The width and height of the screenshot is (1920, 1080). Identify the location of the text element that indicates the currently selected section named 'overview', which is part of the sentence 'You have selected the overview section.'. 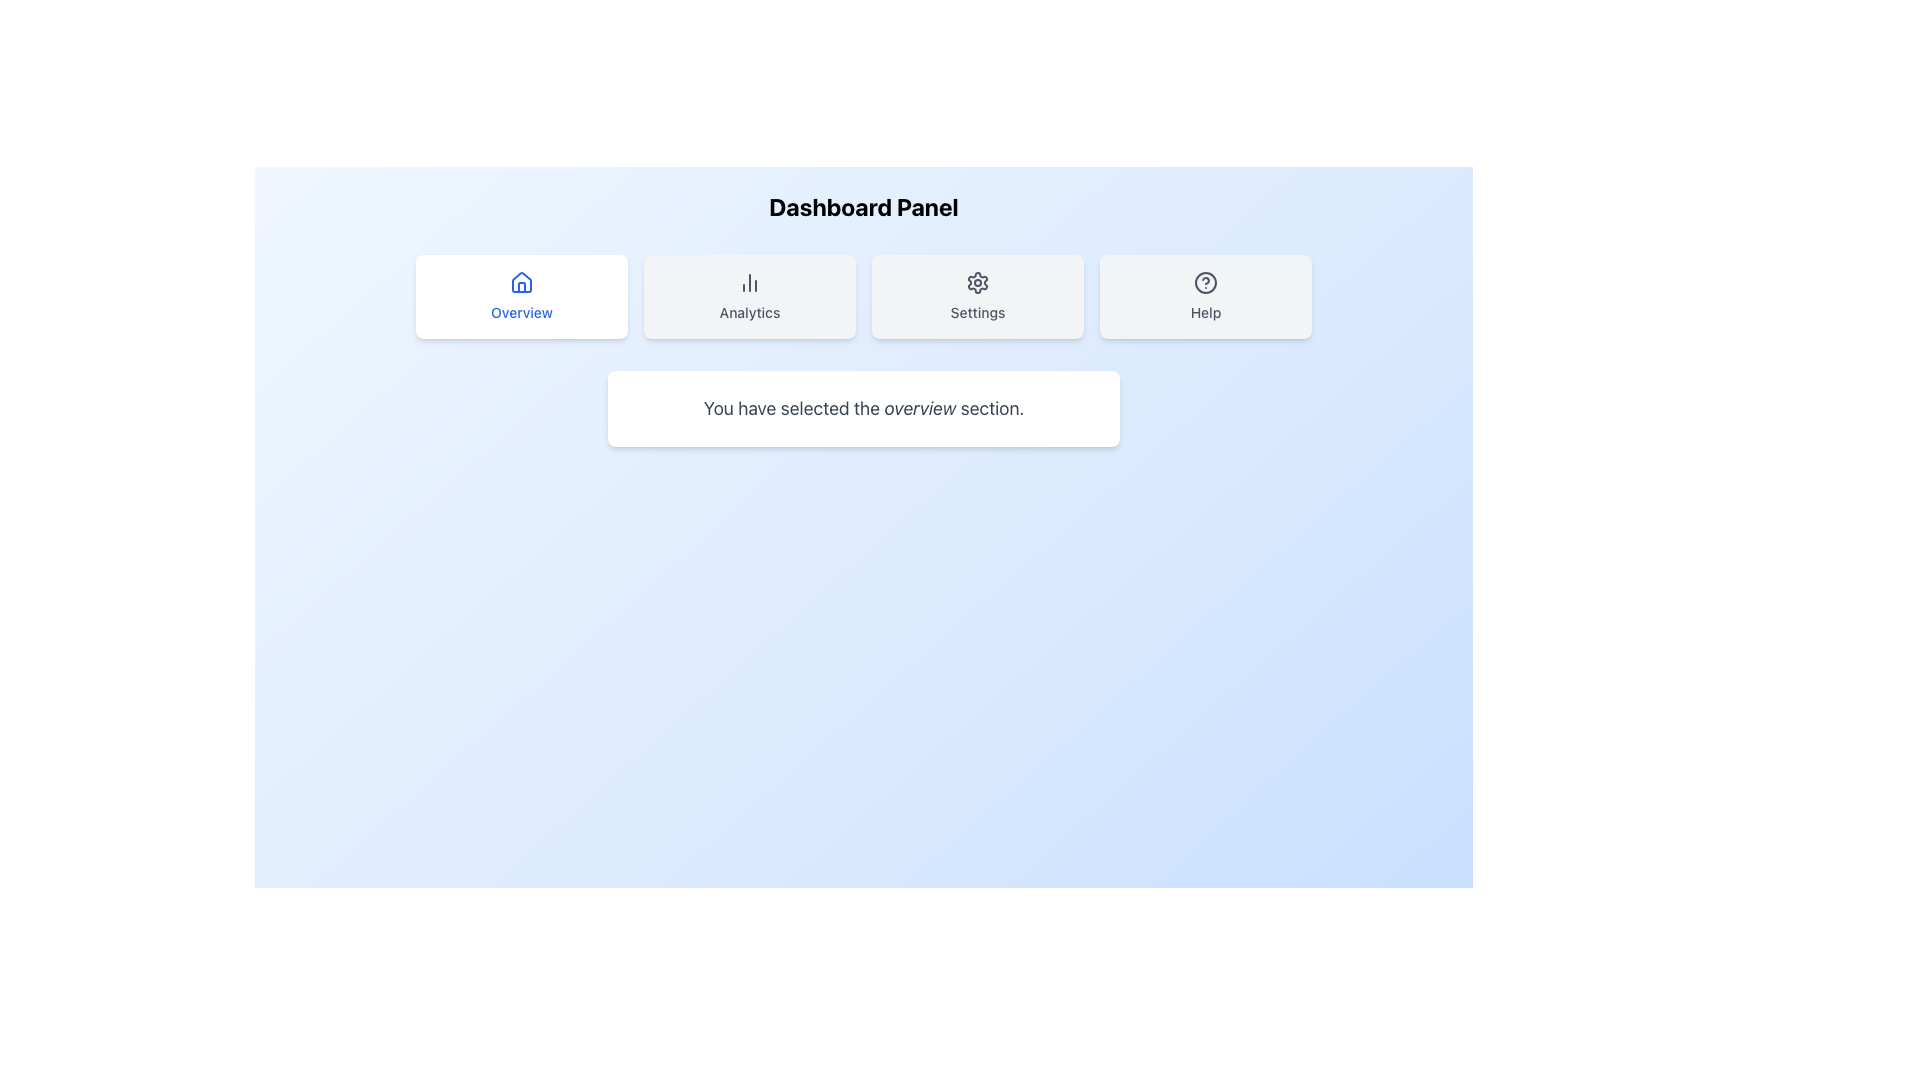
(919, 407).